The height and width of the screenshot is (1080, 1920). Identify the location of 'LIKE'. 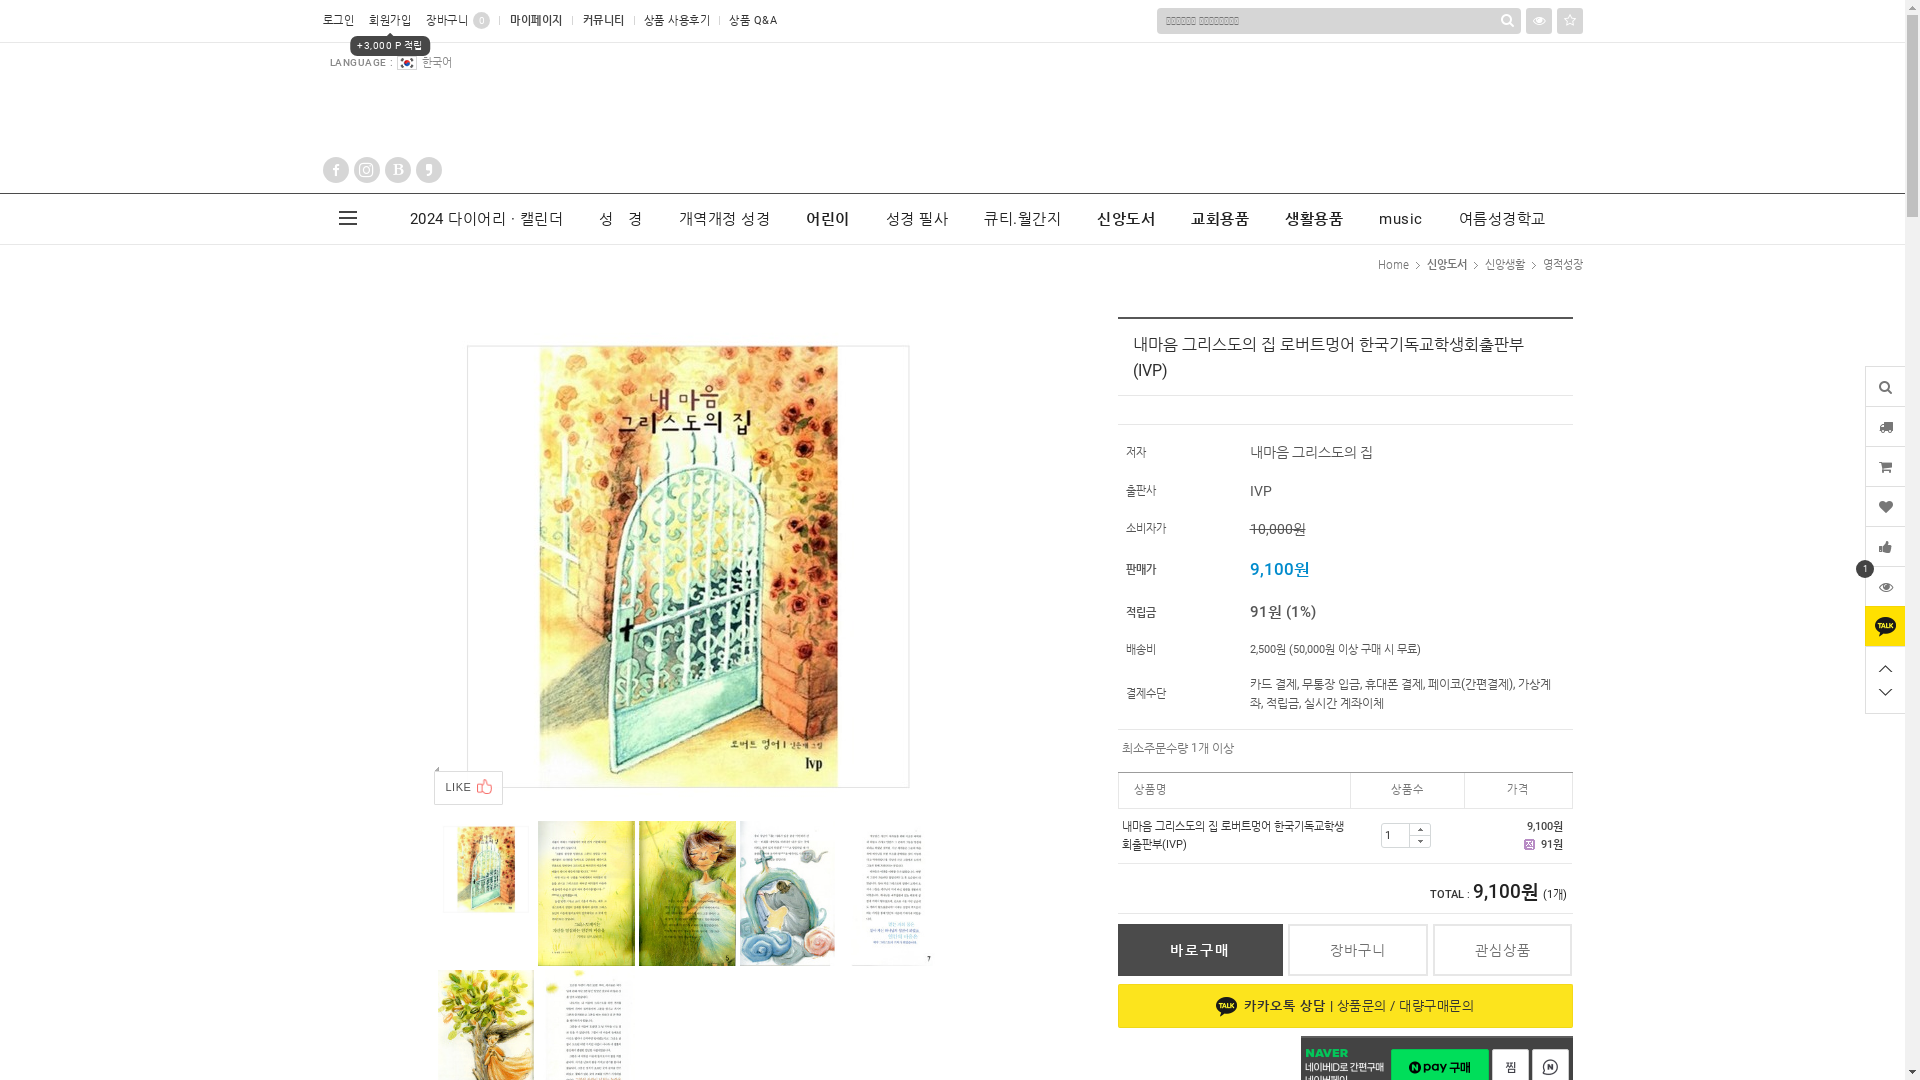
(468, 786).